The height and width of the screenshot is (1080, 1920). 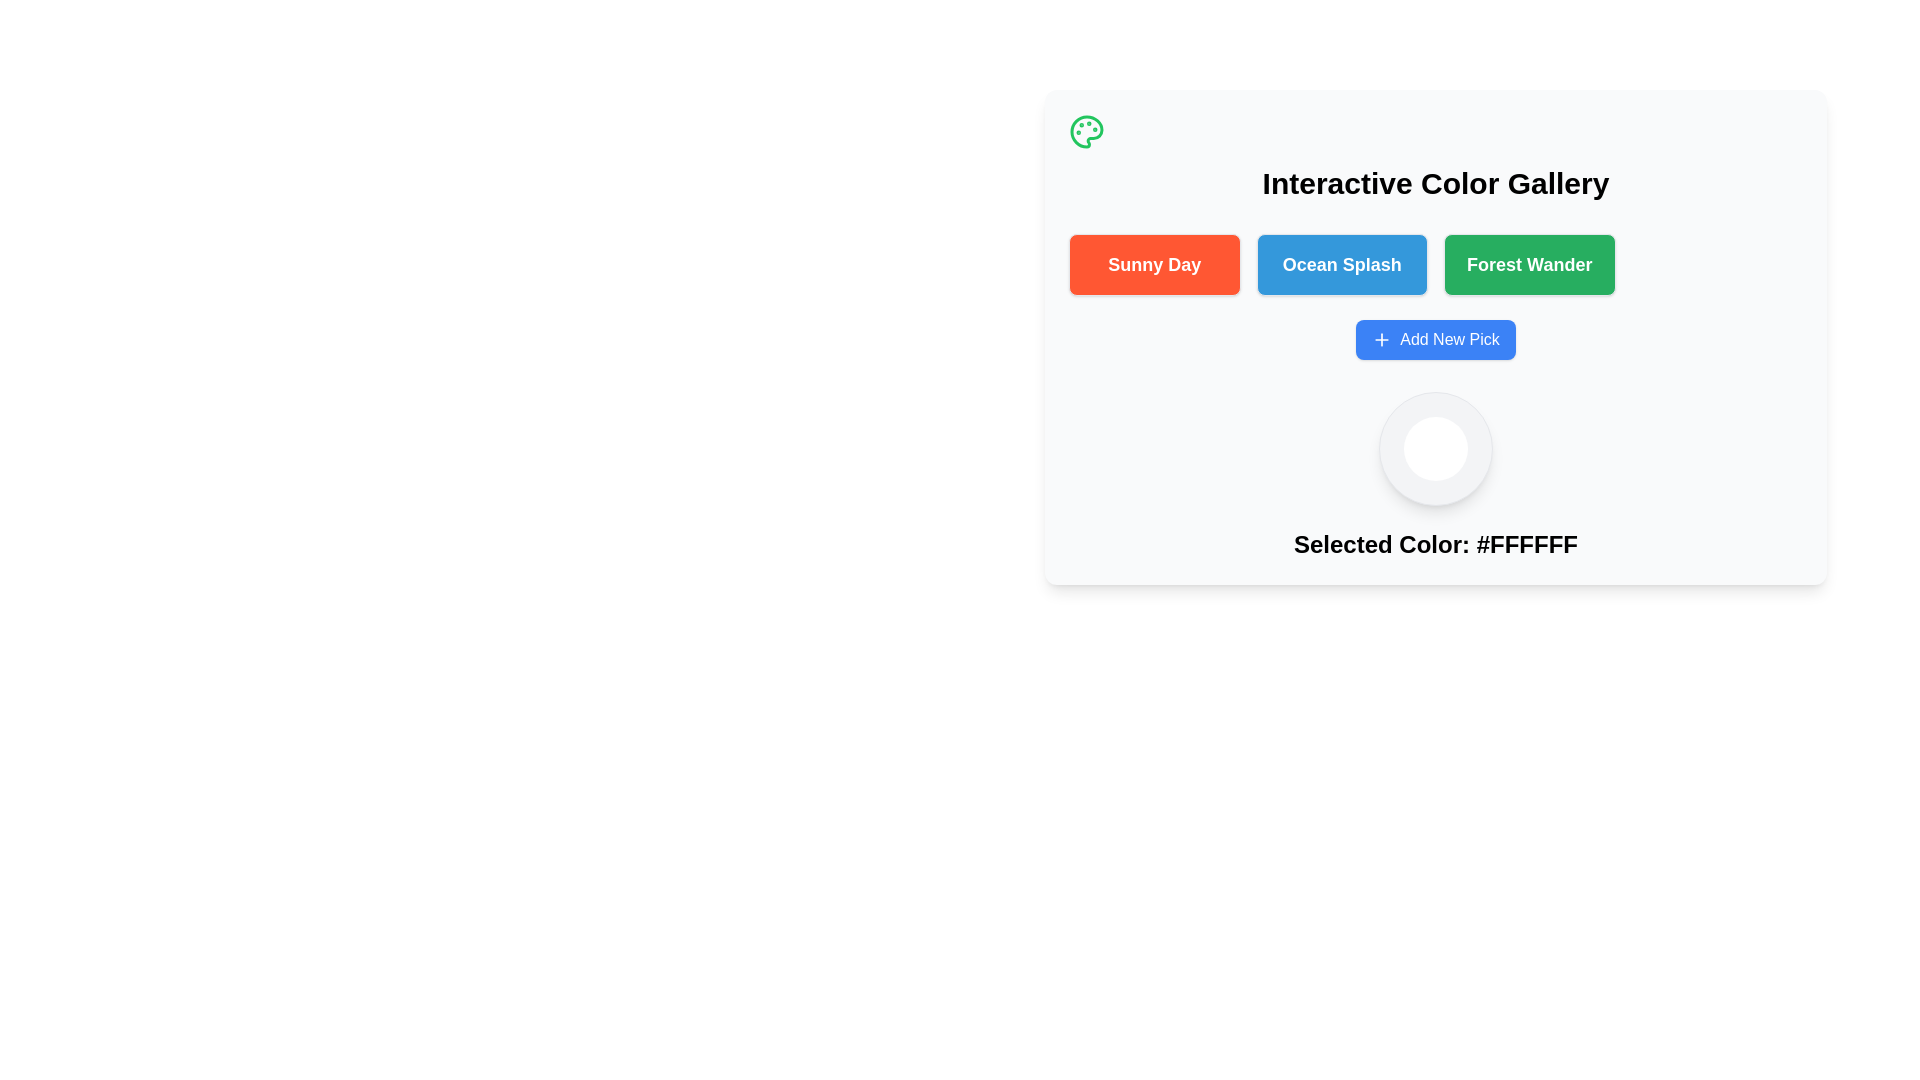 What do you see at coordinates (1434, 264) in the screenshot?
I see `the interactive color grid located beneath the title 'Interactive Color Gallery'` at bounding box center [1434, 264].